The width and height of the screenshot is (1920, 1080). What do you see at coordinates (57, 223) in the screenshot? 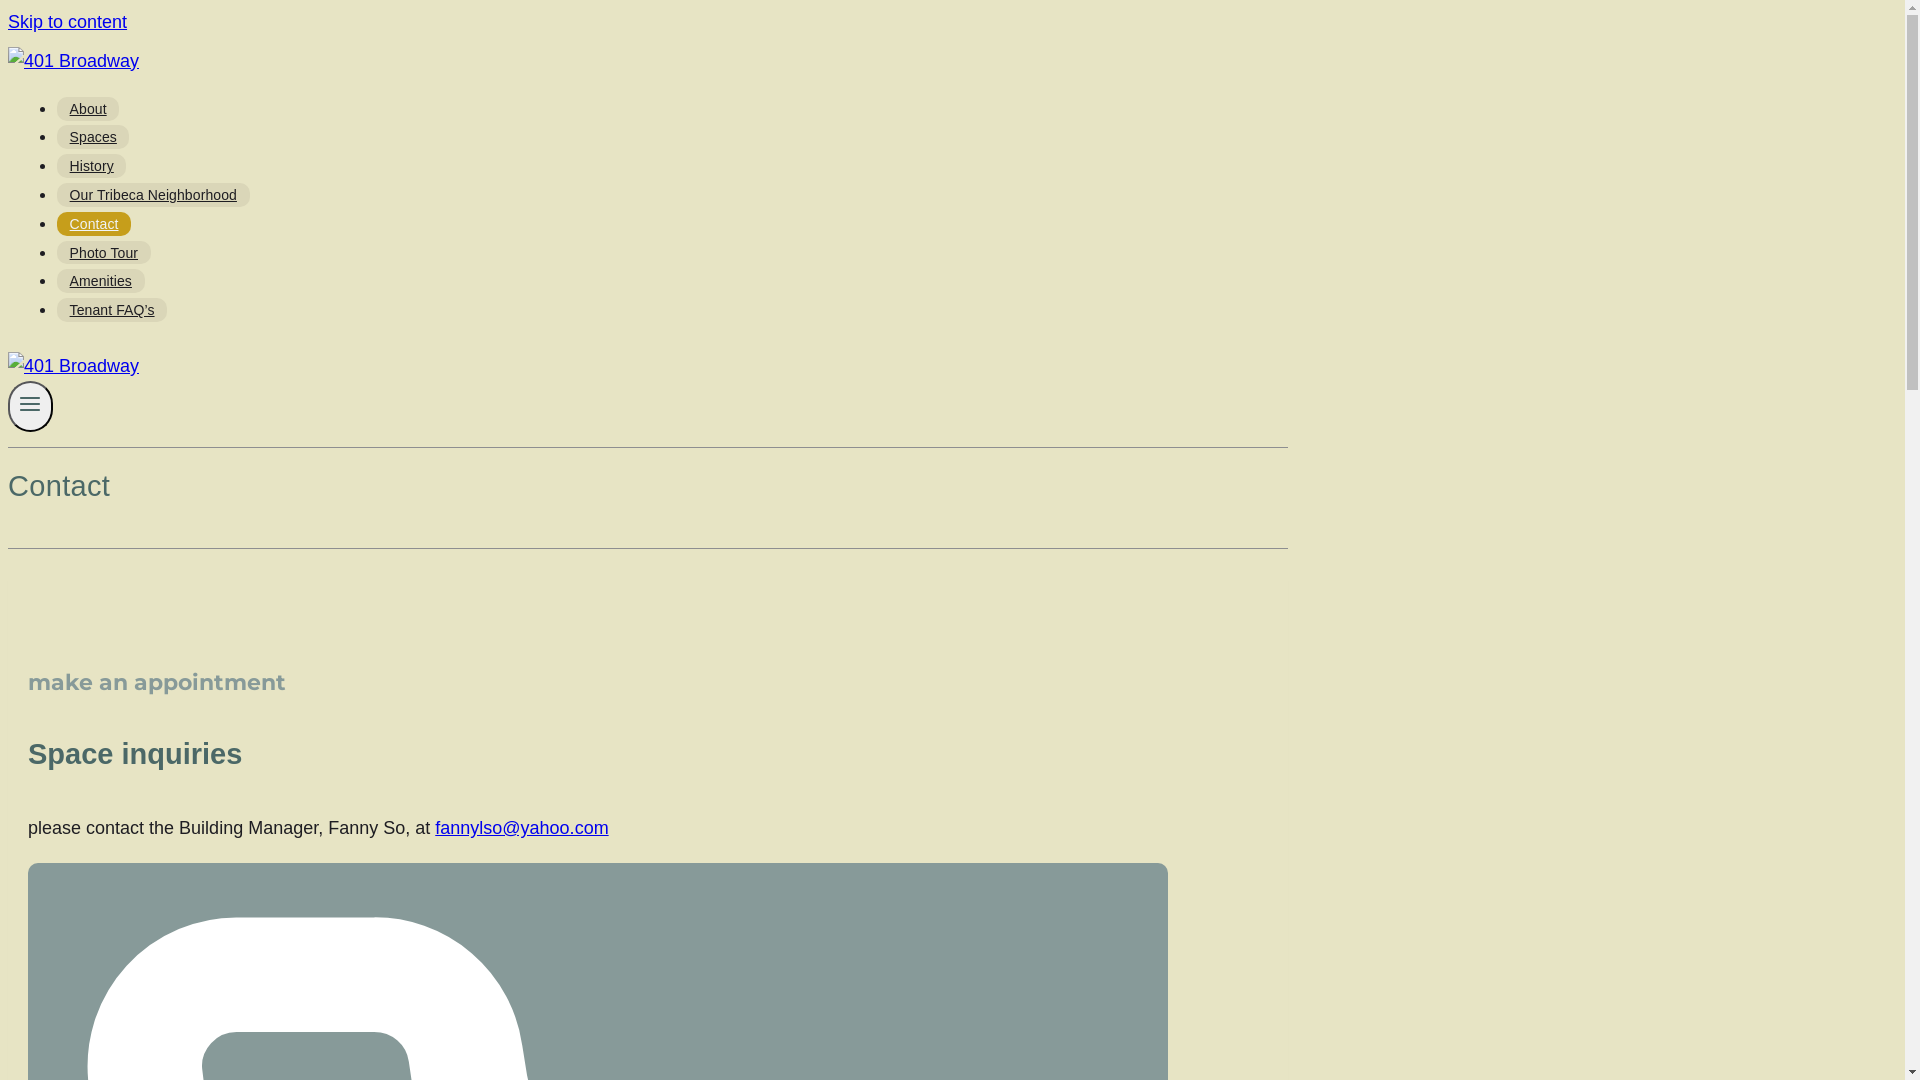
I see `'Contact'` at bounding box center [57, 223].